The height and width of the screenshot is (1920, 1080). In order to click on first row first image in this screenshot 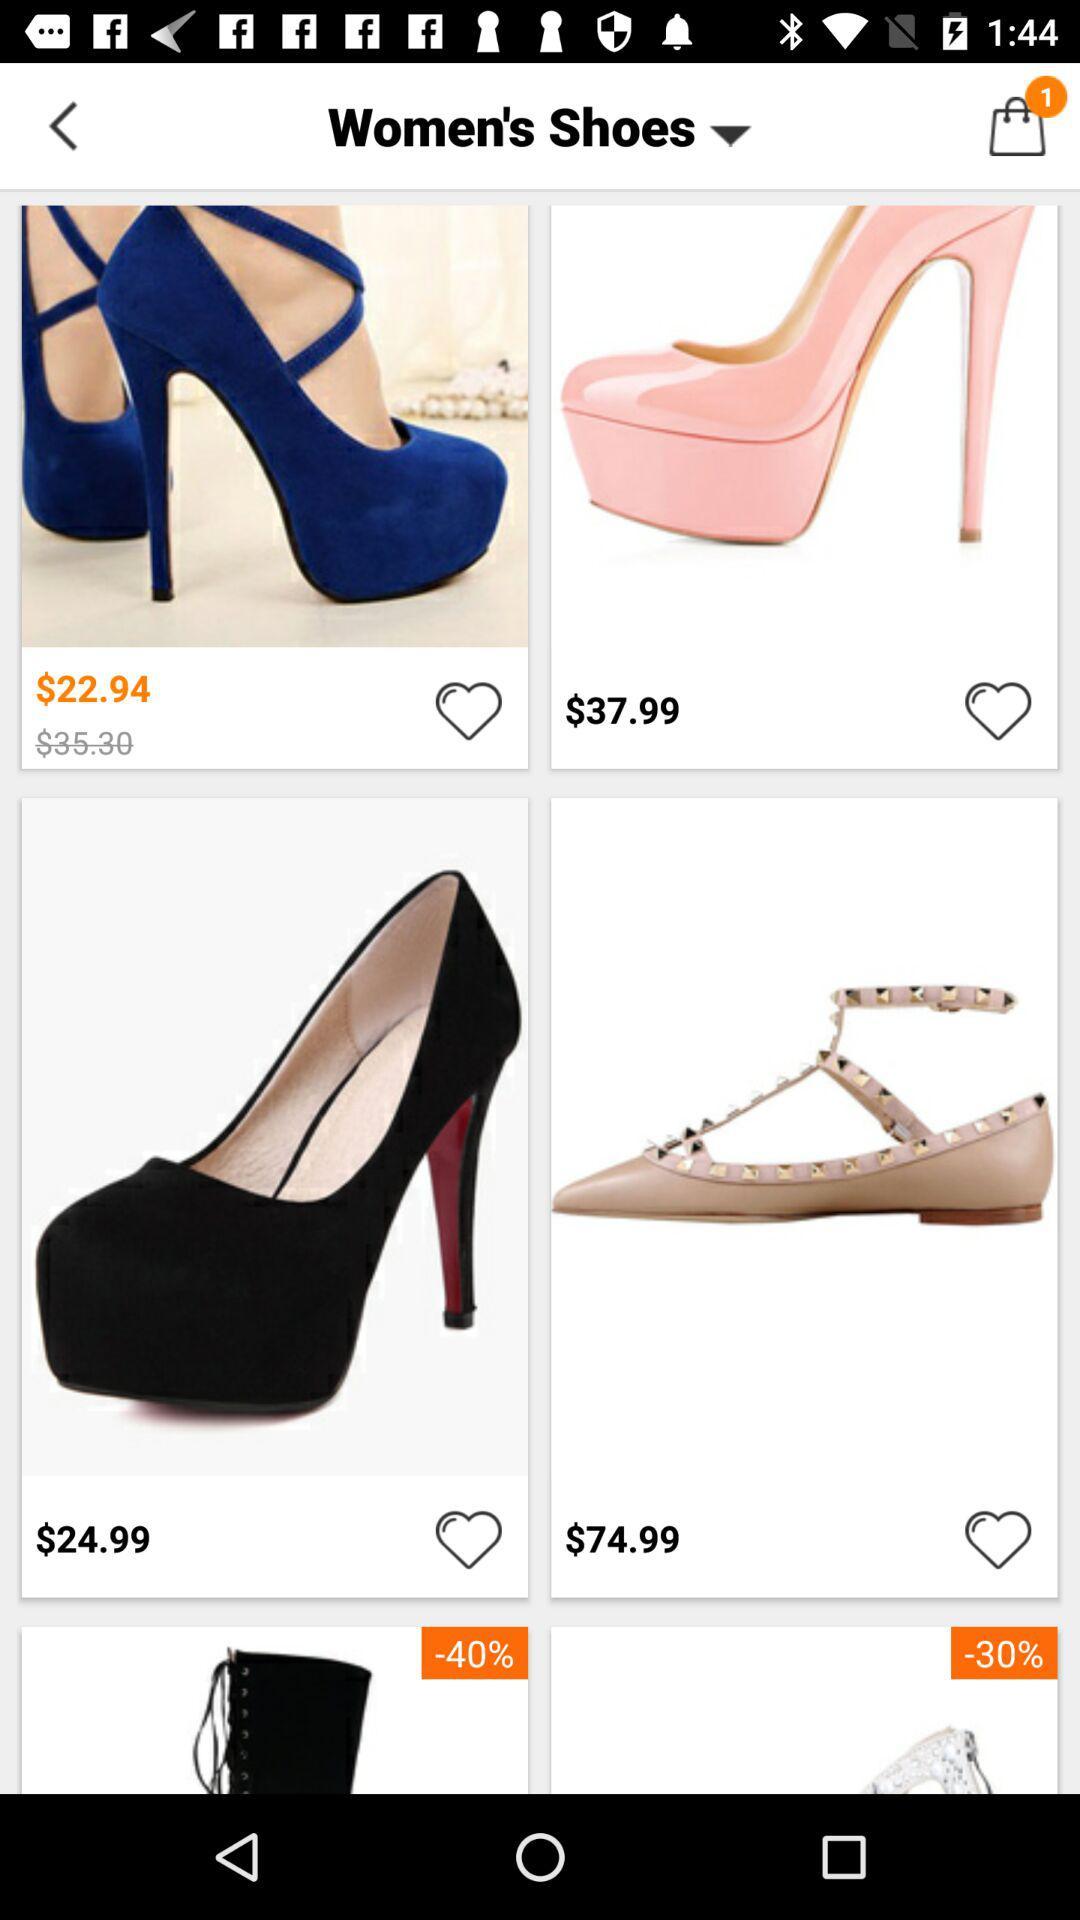, I will do `click(274, 418)`.